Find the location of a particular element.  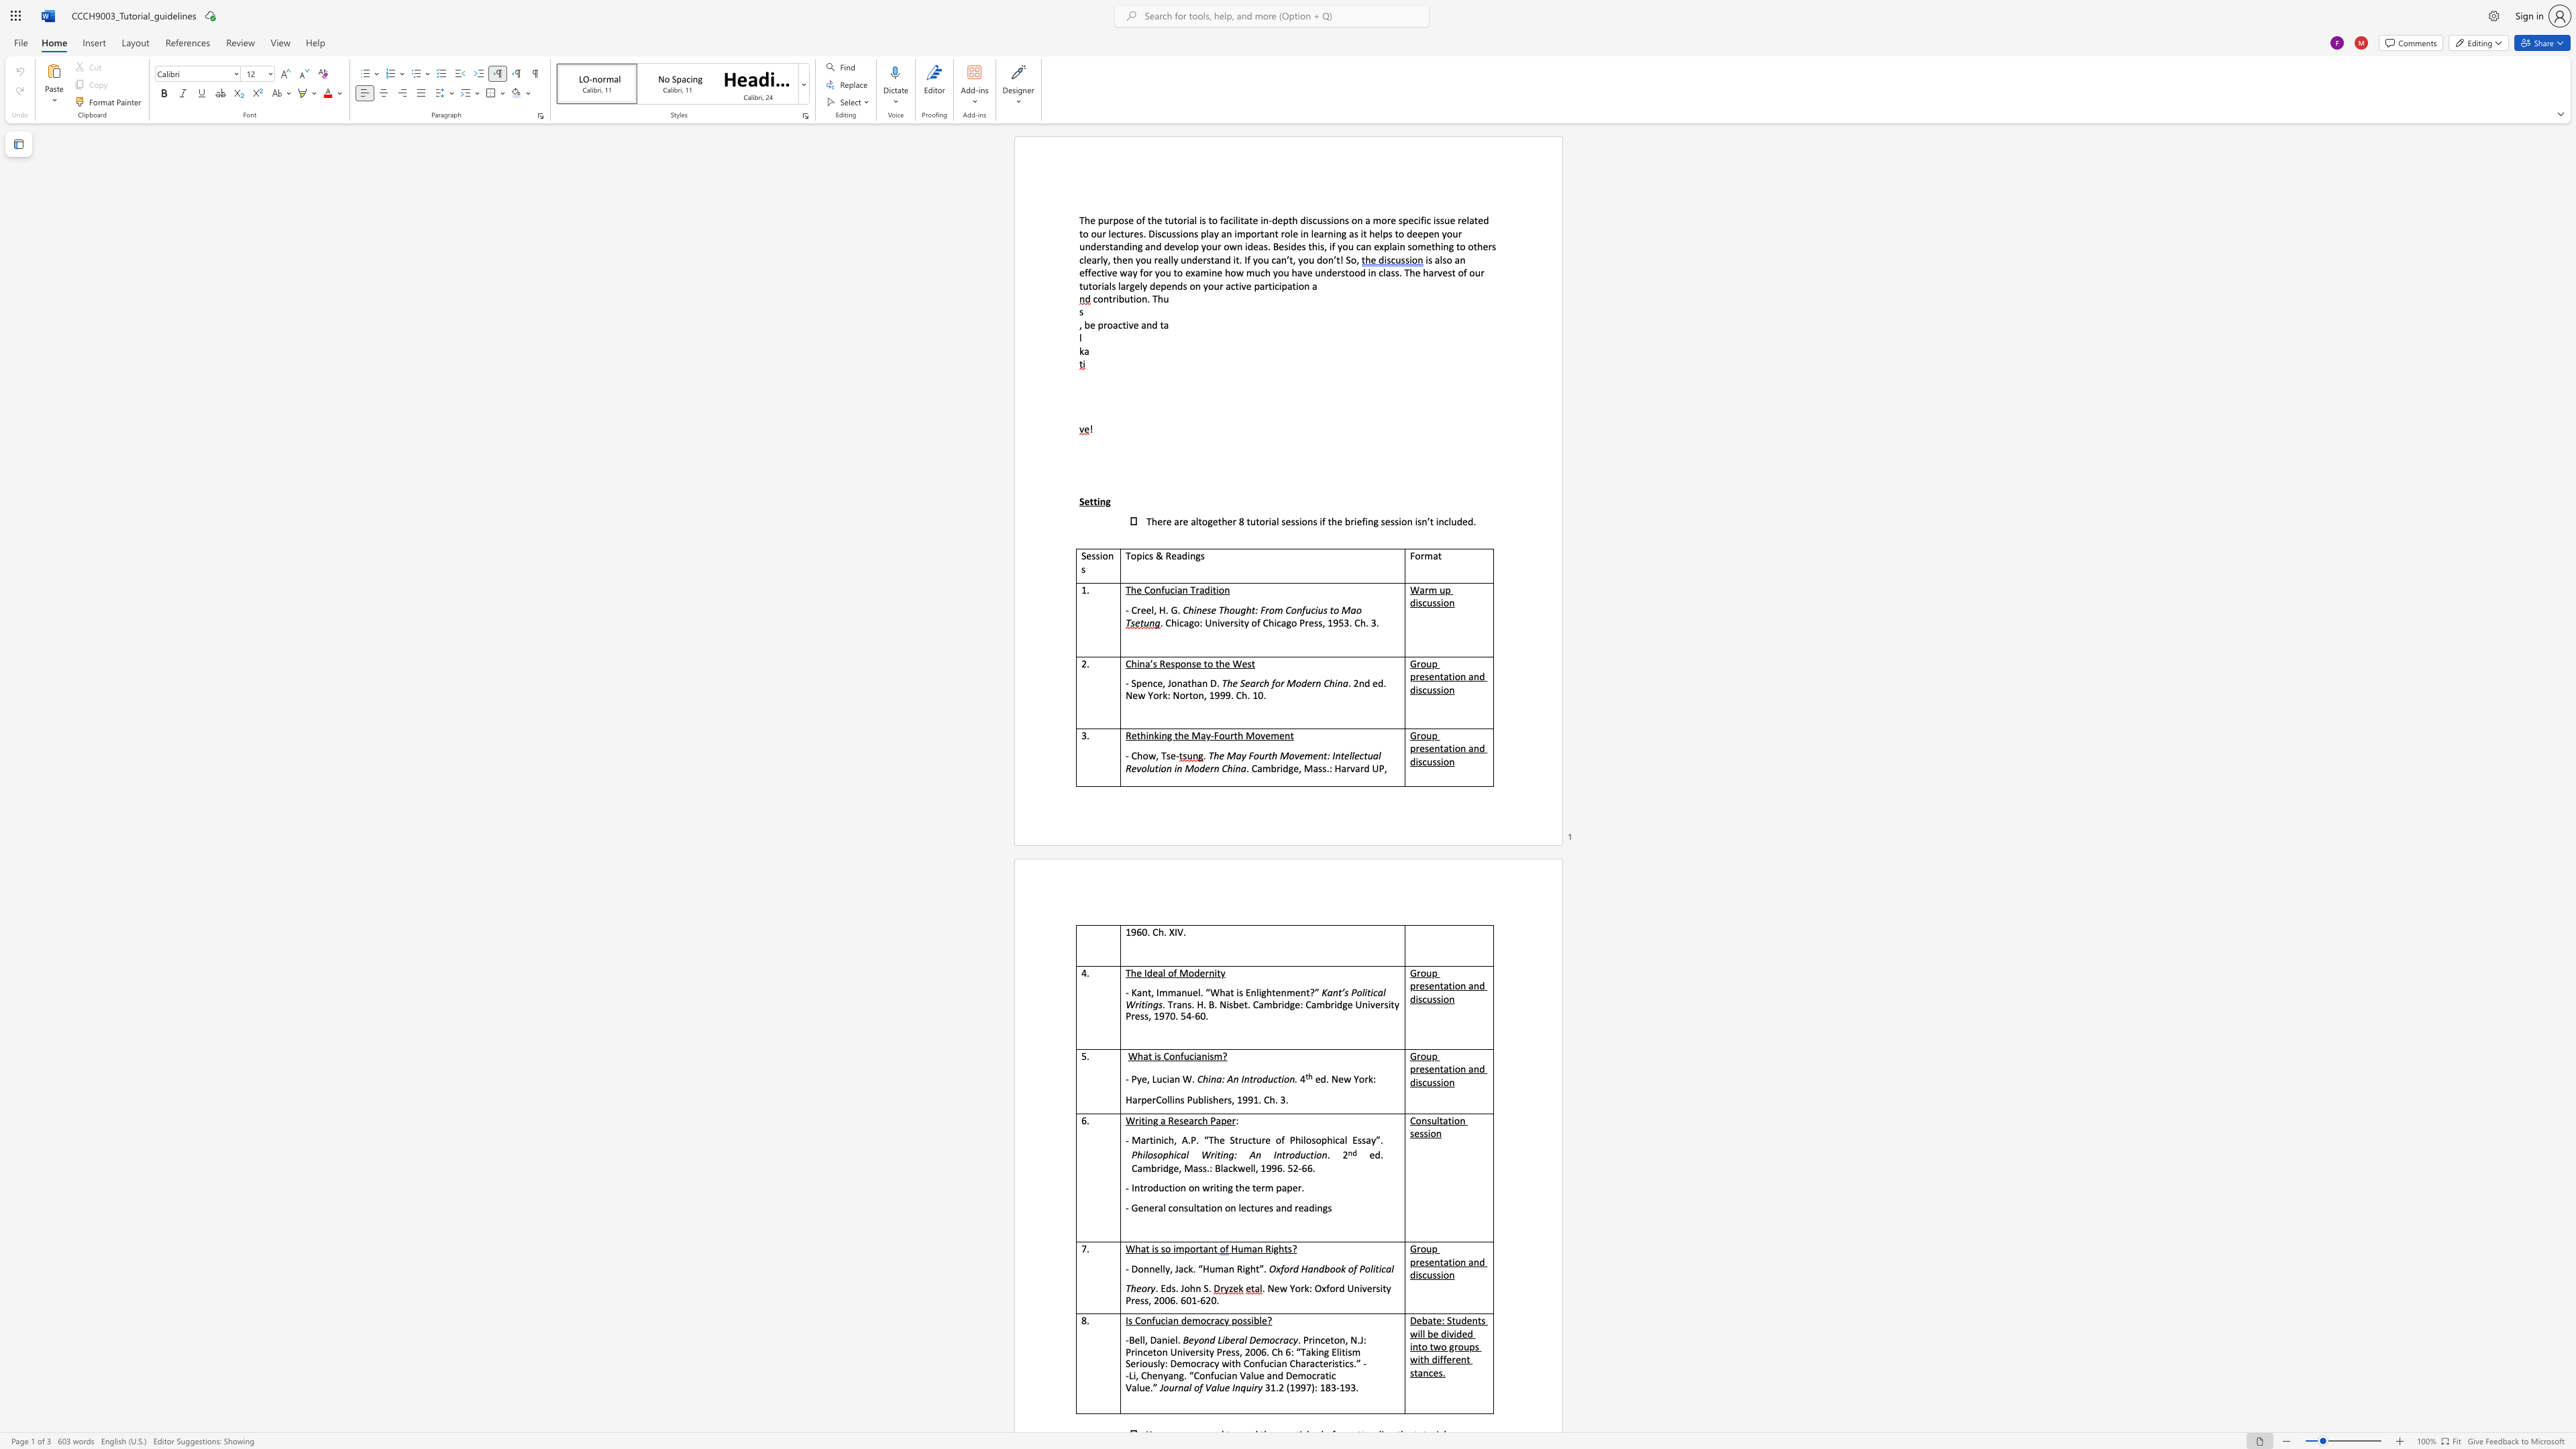

the subset text "sultati" within the text "Consultation session" is located at coordinates (1427, 1120).